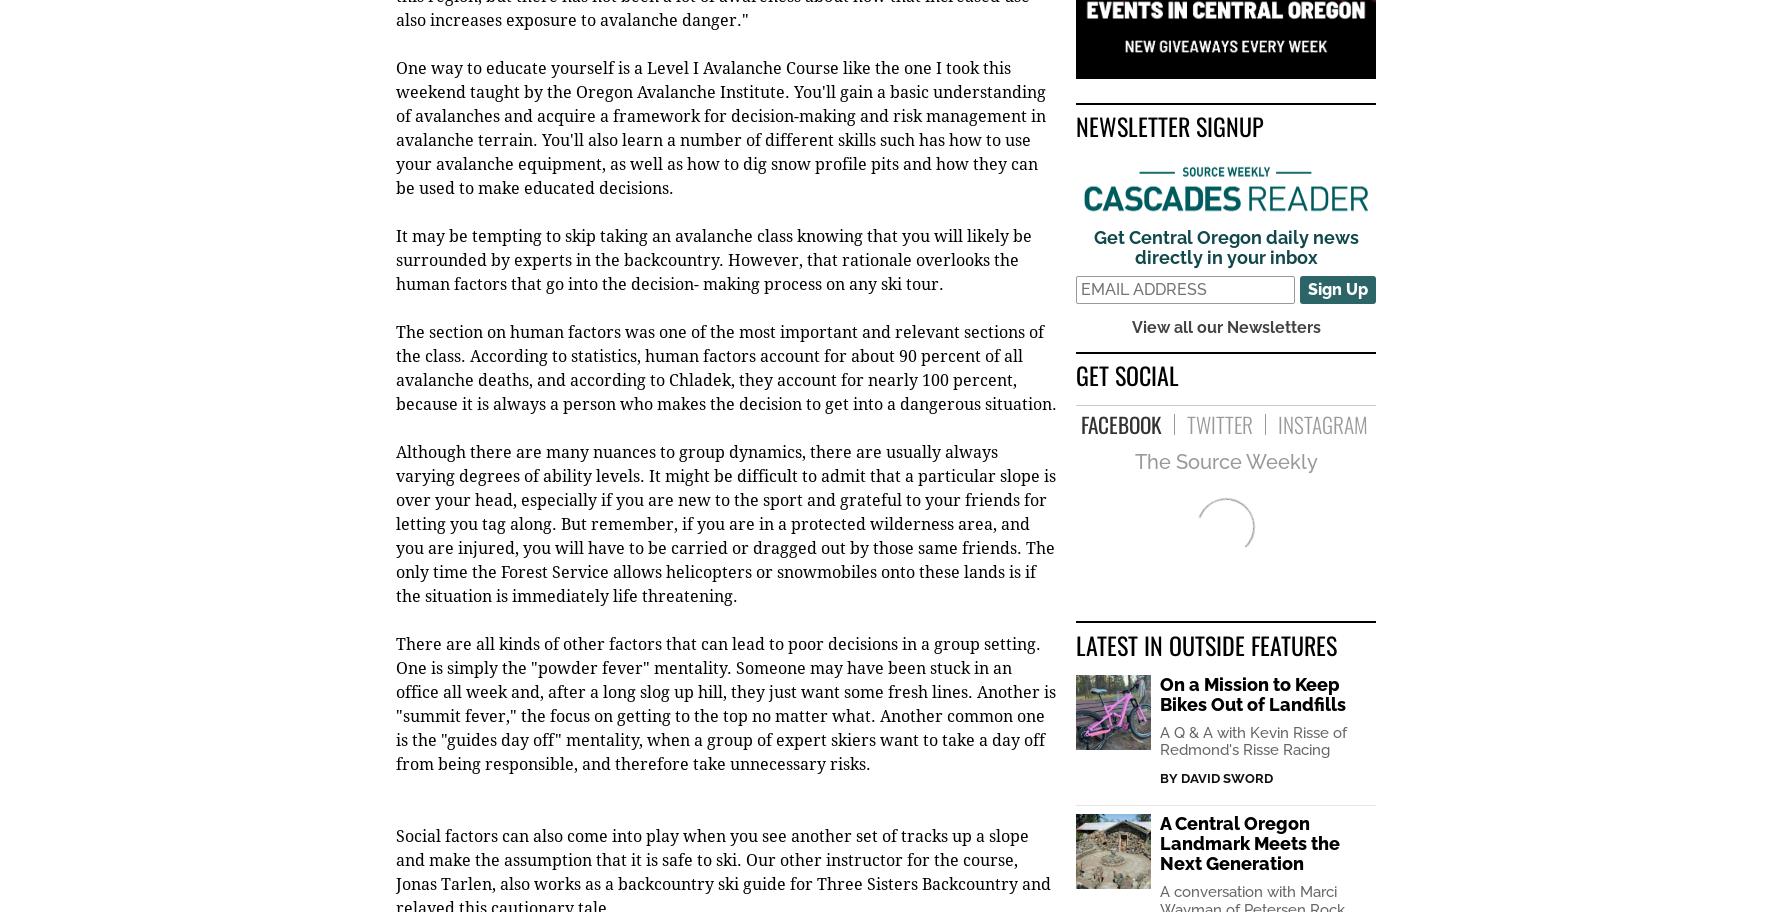 This screenshot has height=912, width=1772. What do you see at coordinates (1126, 376) in the screenshot?
I see `'Get Social'` at bounding box center [1126, 376].